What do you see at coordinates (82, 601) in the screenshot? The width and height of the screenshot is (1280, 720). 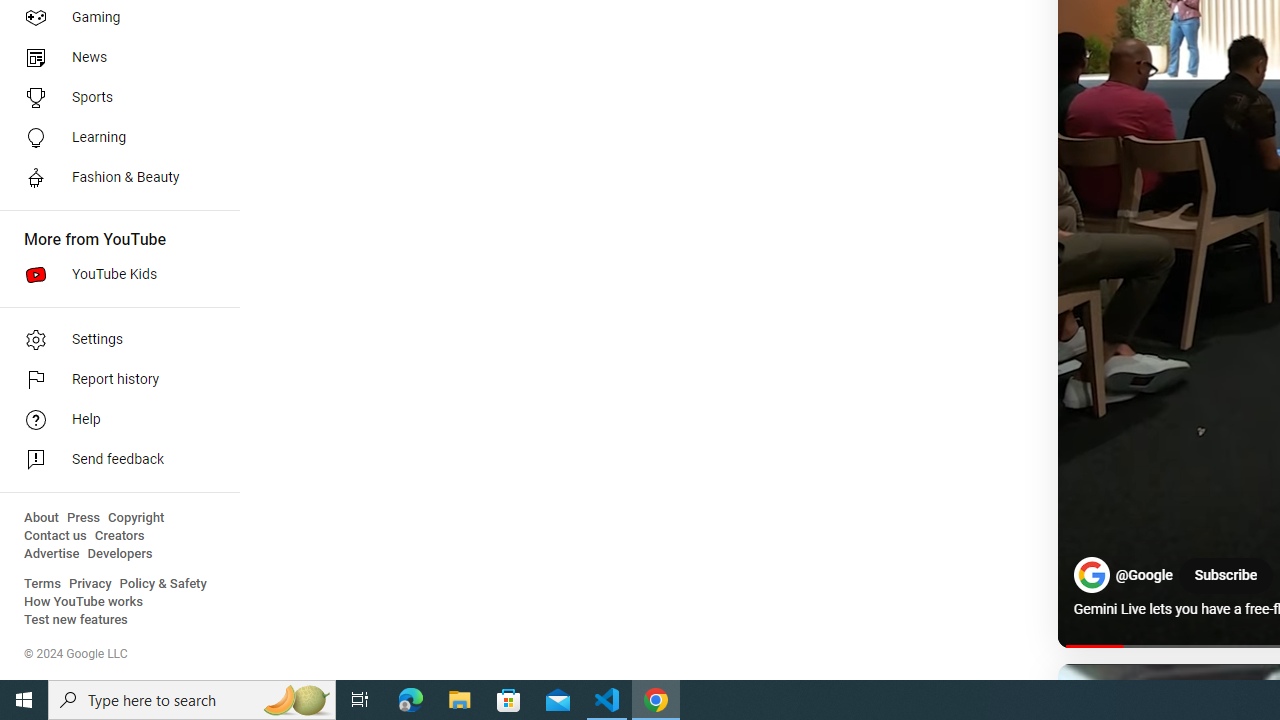 I see `'How YouTube works'` at bounding box center [82, 601].